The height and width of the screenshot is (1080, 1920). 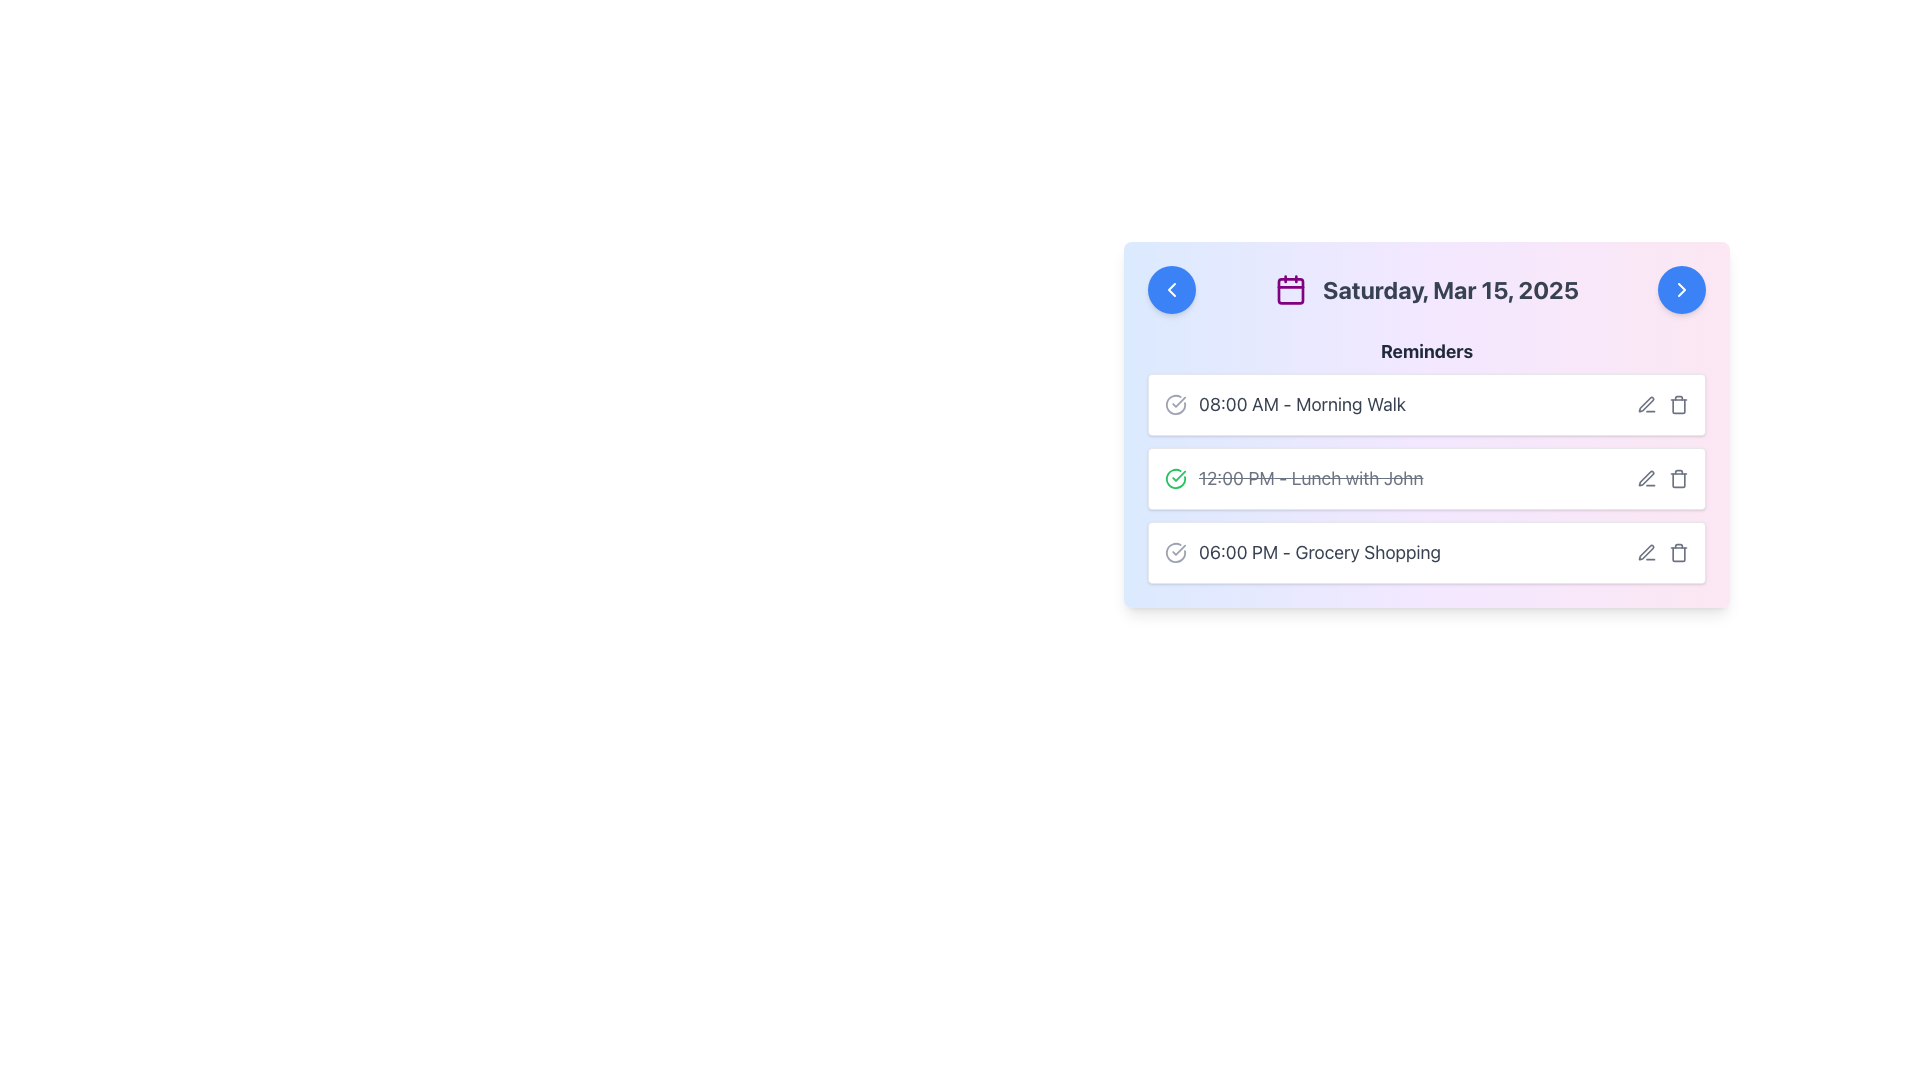 I want to click on the first scheduled event in the reminder list, so click(x=1425, y=405).